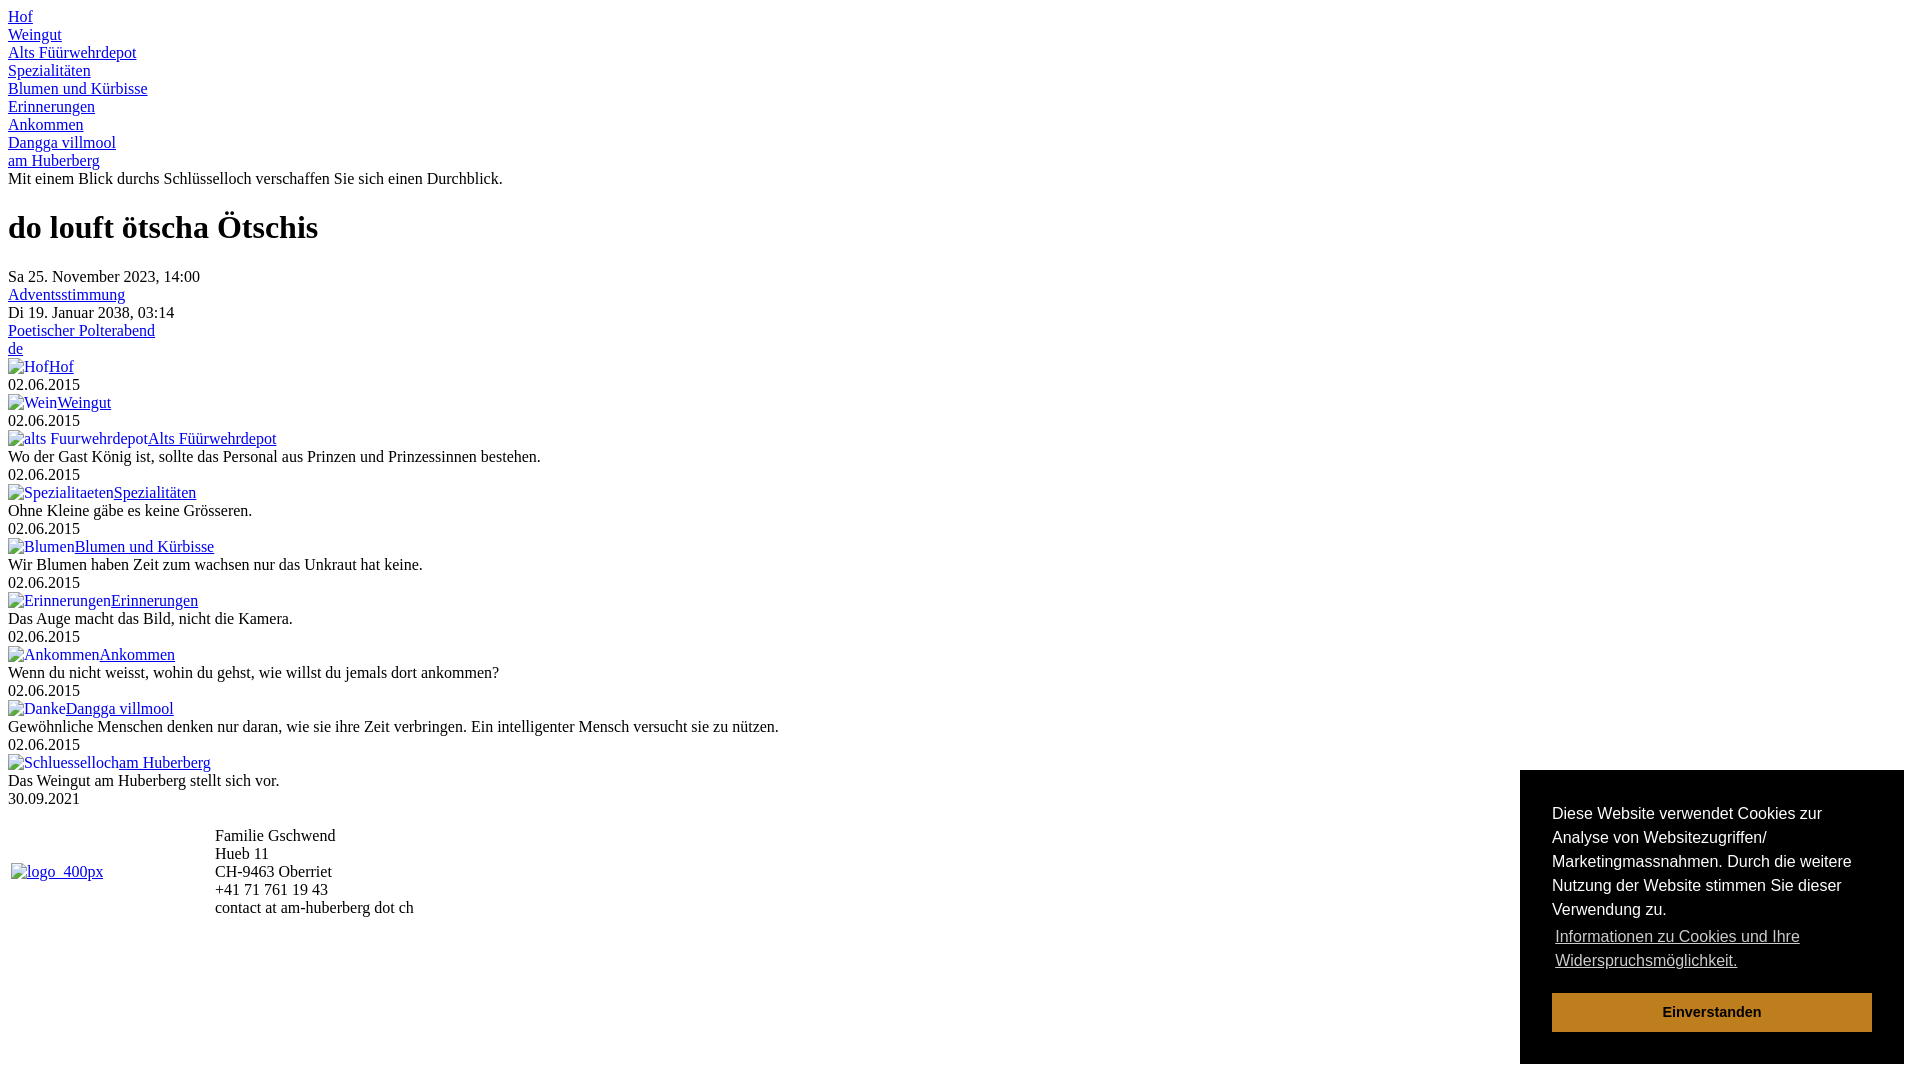 The image size is (1920, 1080). What do you see at coordinates (34, 34) in the screenshot?
I see `'Weingut'` at bounding box center [34, 34].